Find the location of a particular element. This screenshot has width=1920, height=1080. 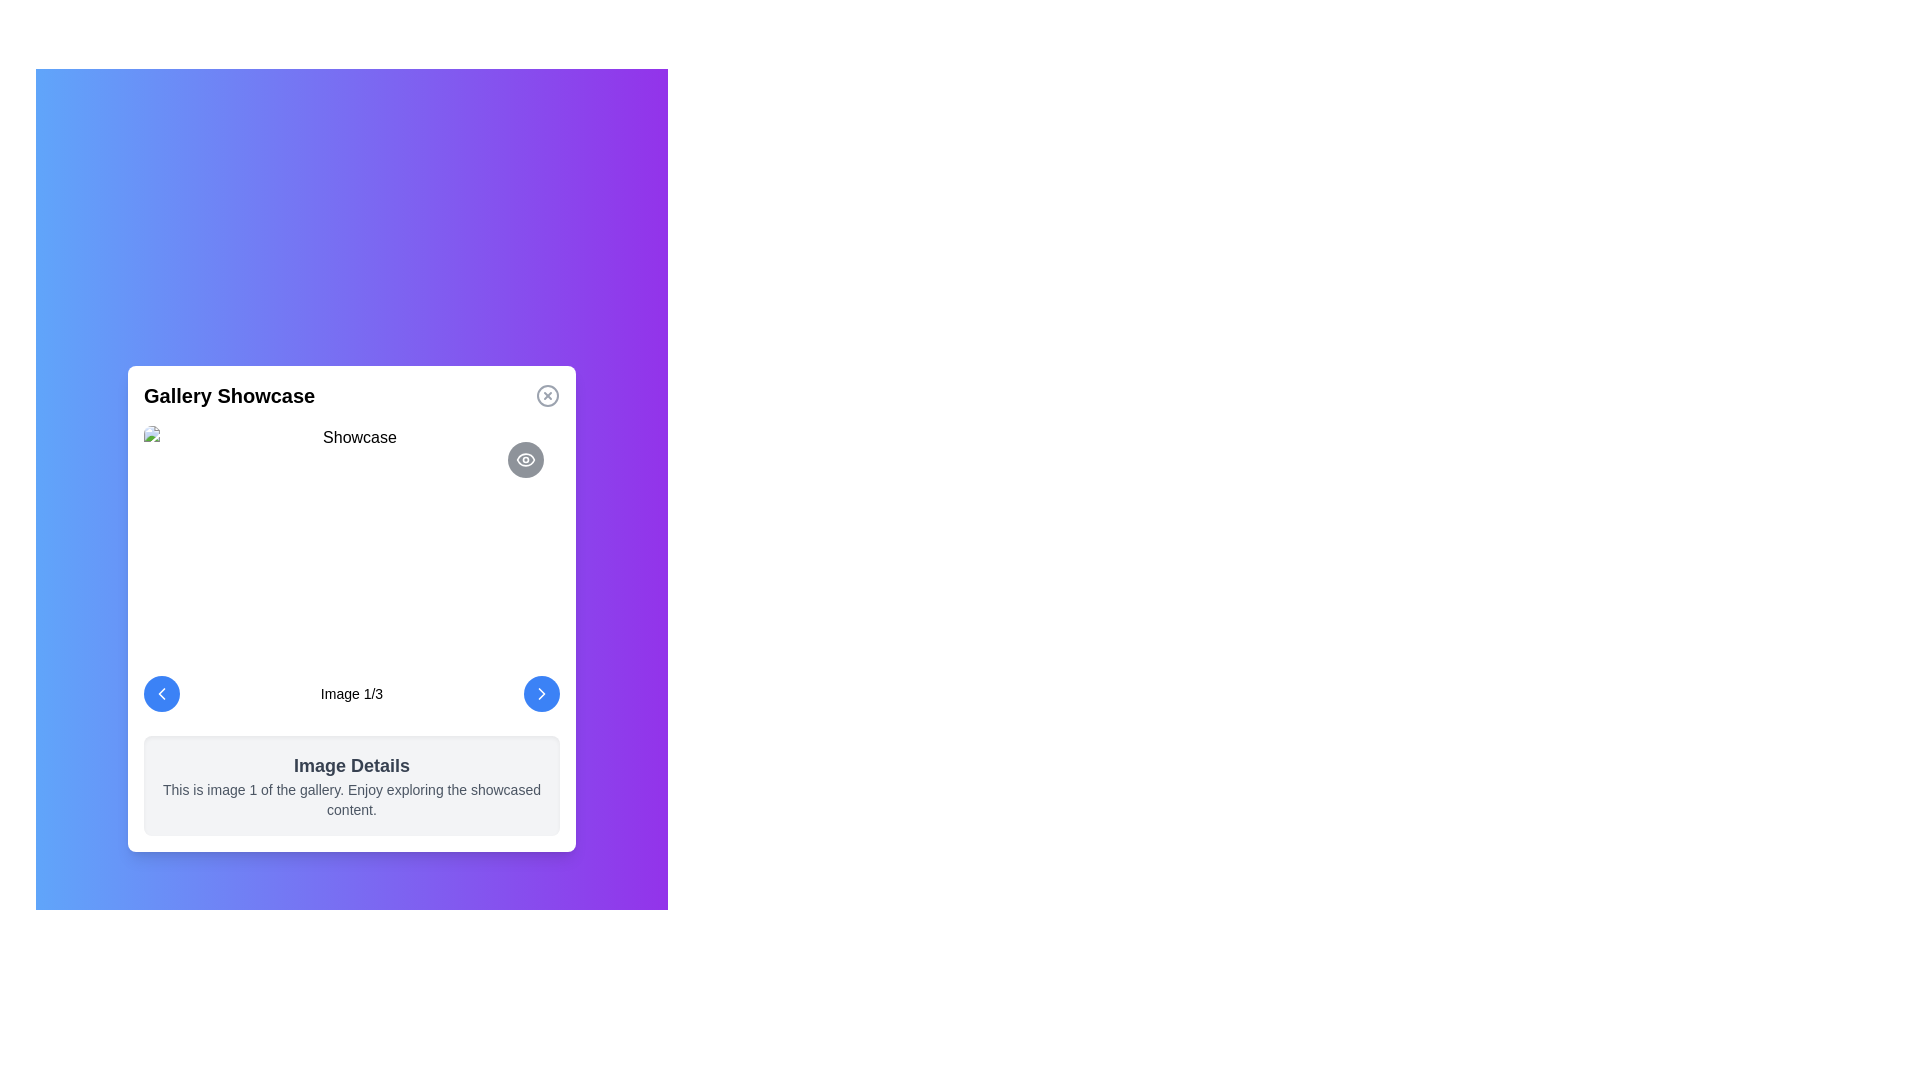

the chevron icon located at the bottom right of the card interface is located at coordinates (542, 693).